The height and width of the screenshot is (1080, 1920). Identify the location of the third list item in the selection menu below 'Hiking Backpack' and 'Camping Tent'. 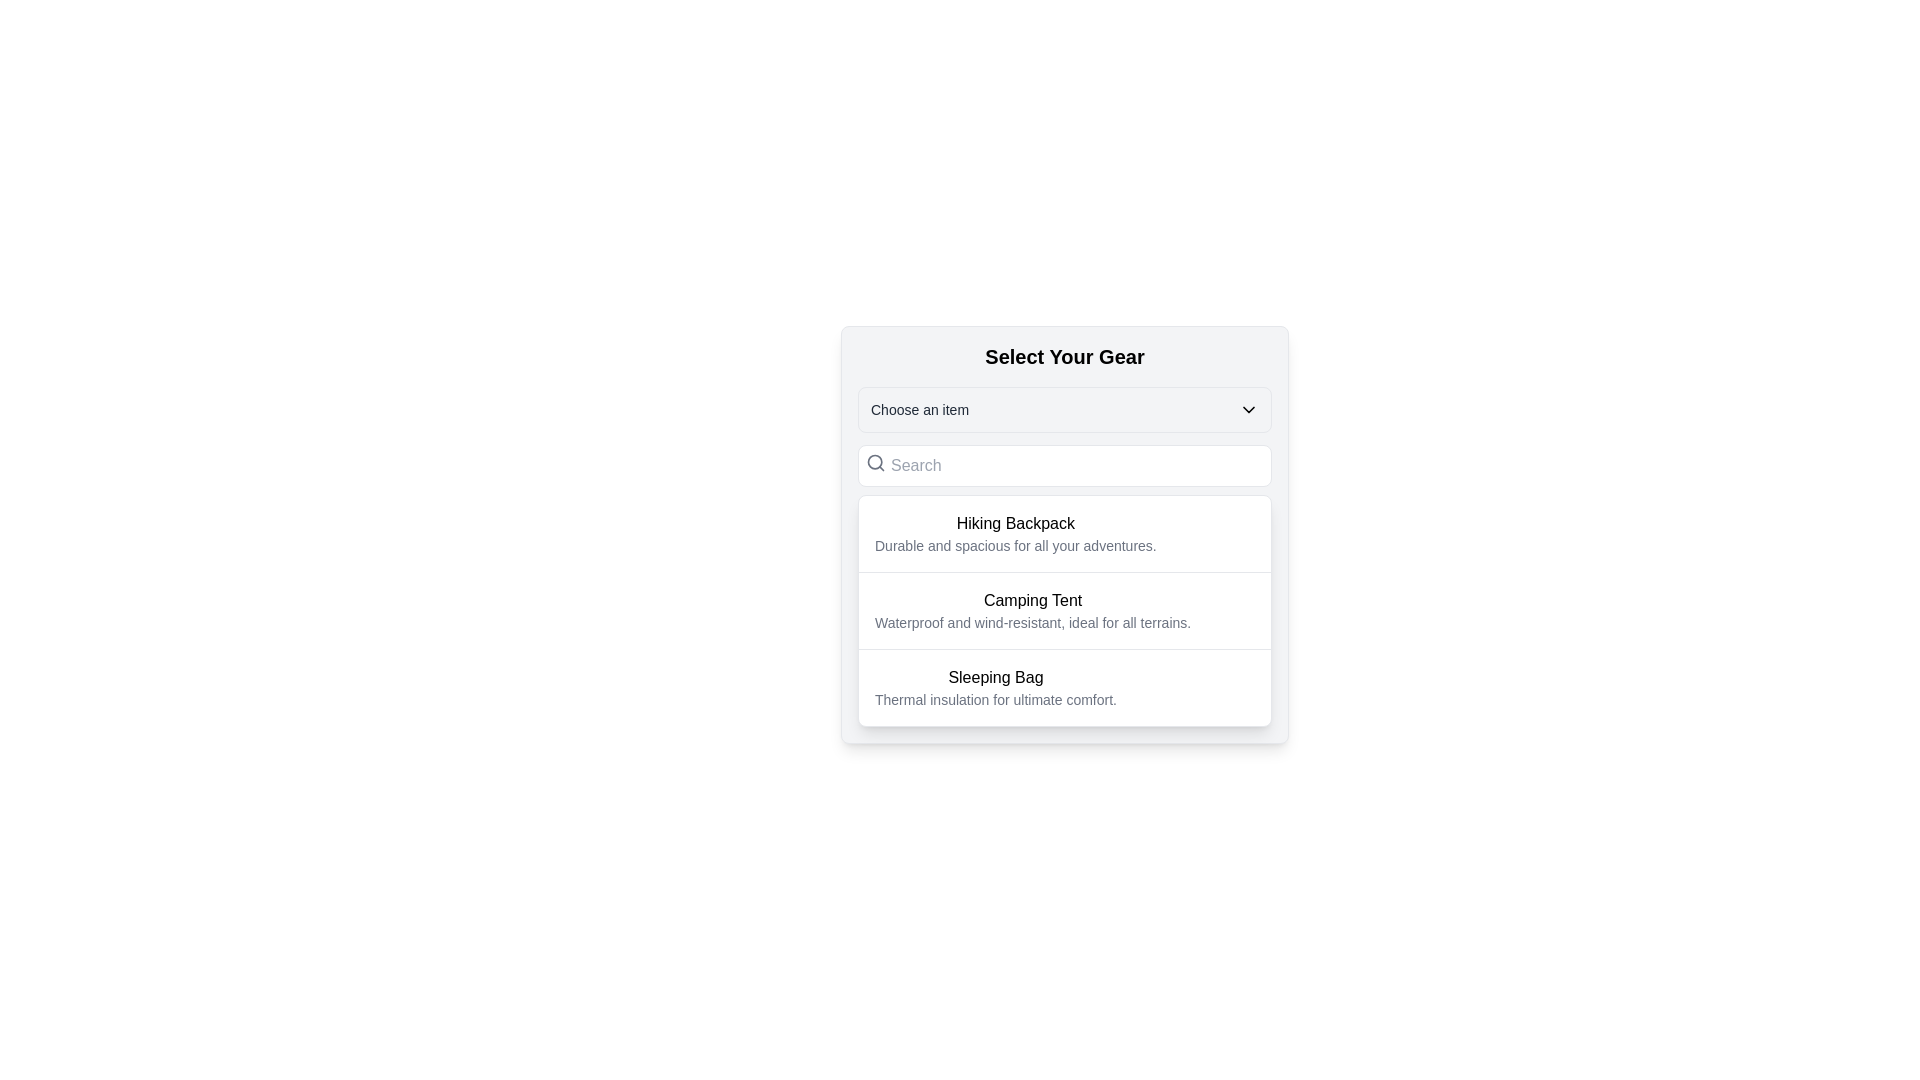
(1064, 686).